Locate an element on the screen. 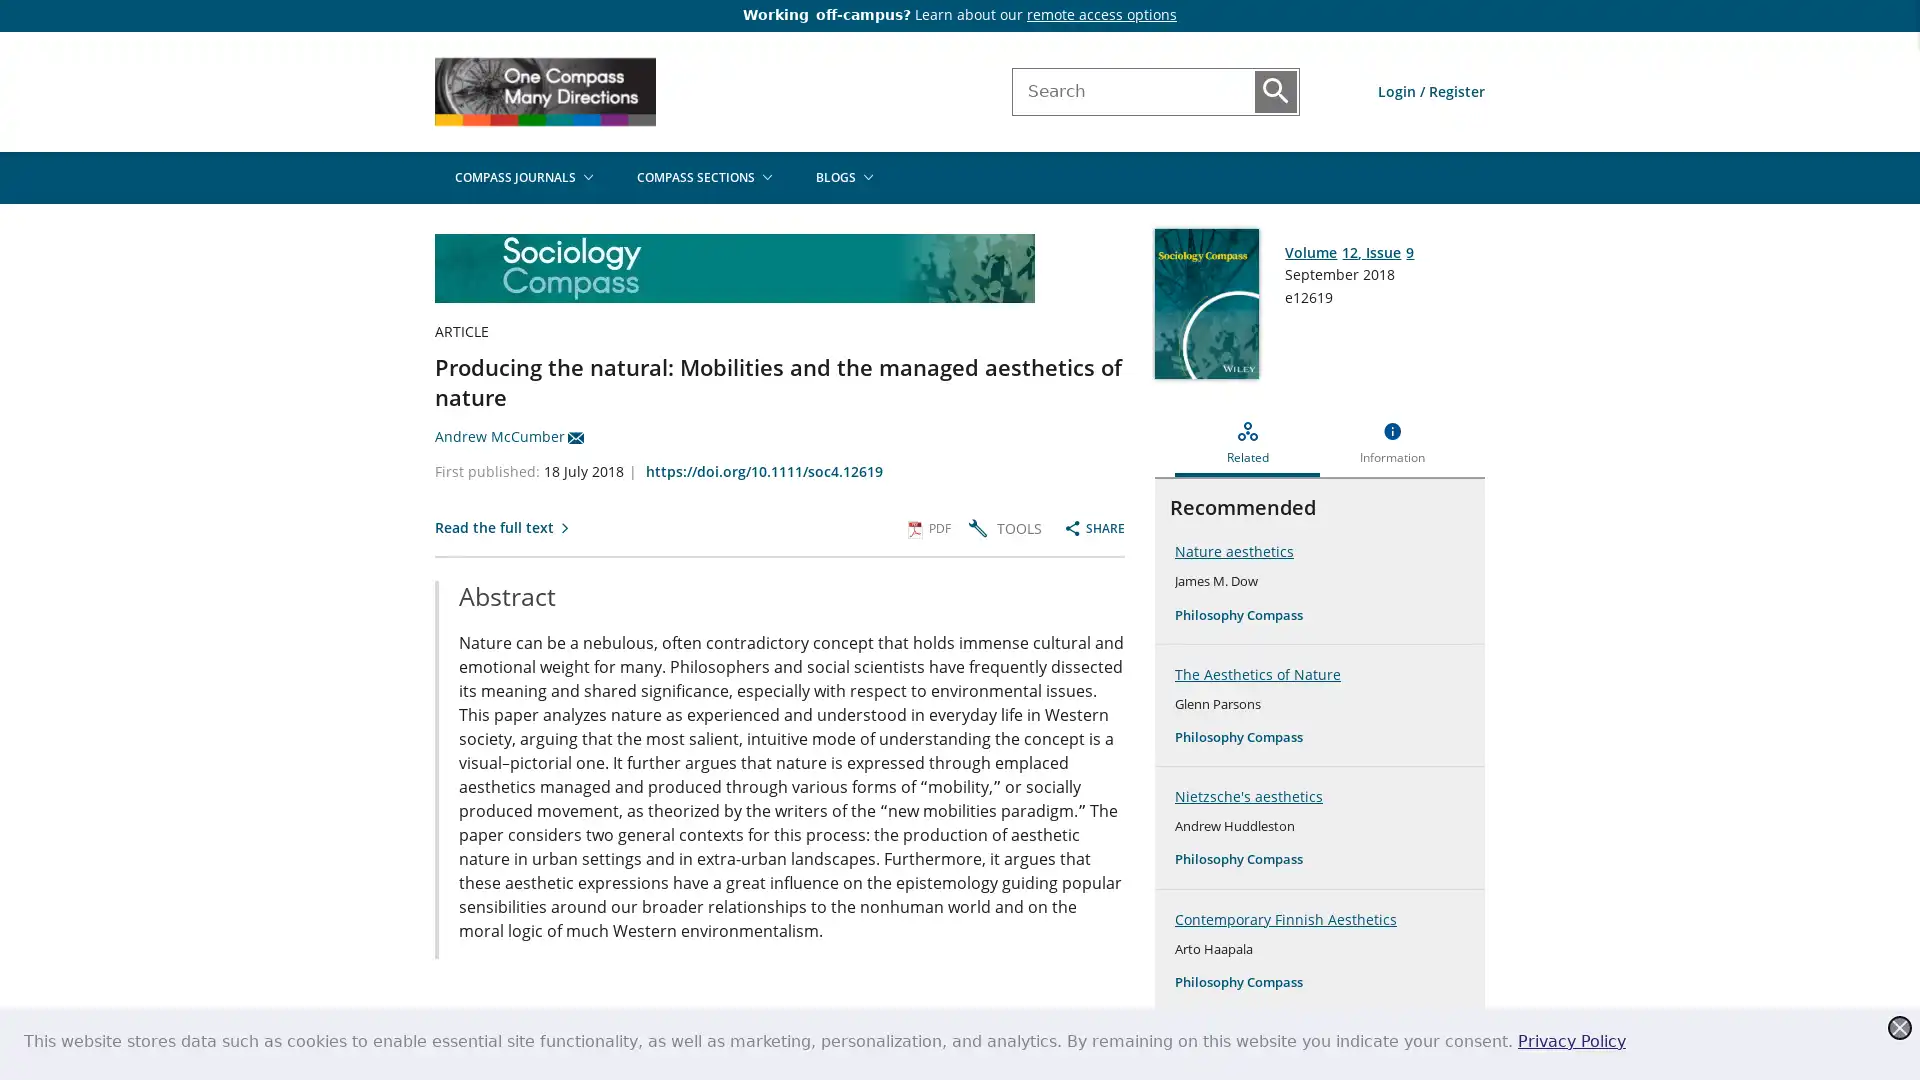 The height and width of the screenshot is (1080, 1920). Submit Search is located at coordinates (1275, 91).